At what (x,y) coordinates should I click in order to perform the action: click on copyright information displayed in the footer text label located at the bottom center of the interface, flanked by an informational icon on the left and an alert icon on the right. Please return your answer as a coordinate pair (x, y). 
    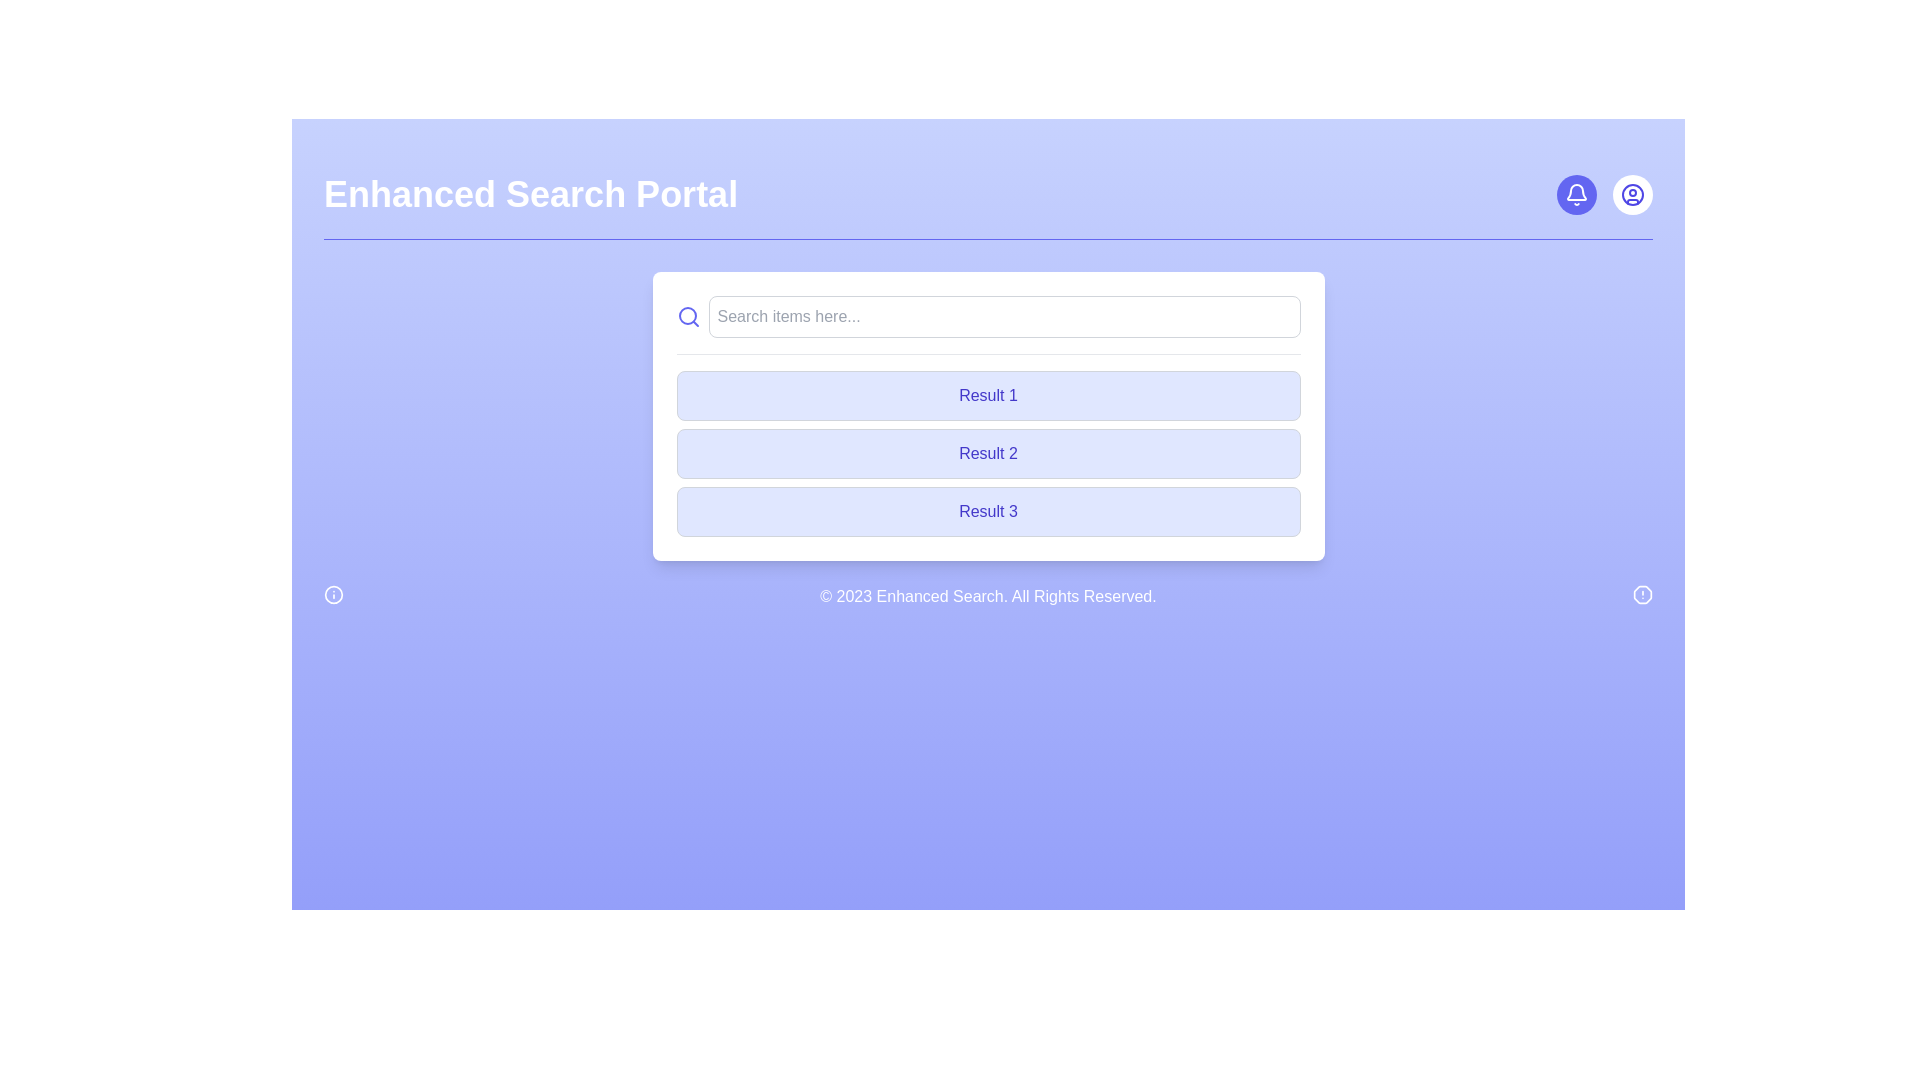
    Looking at the image, I should click on (988, 596).